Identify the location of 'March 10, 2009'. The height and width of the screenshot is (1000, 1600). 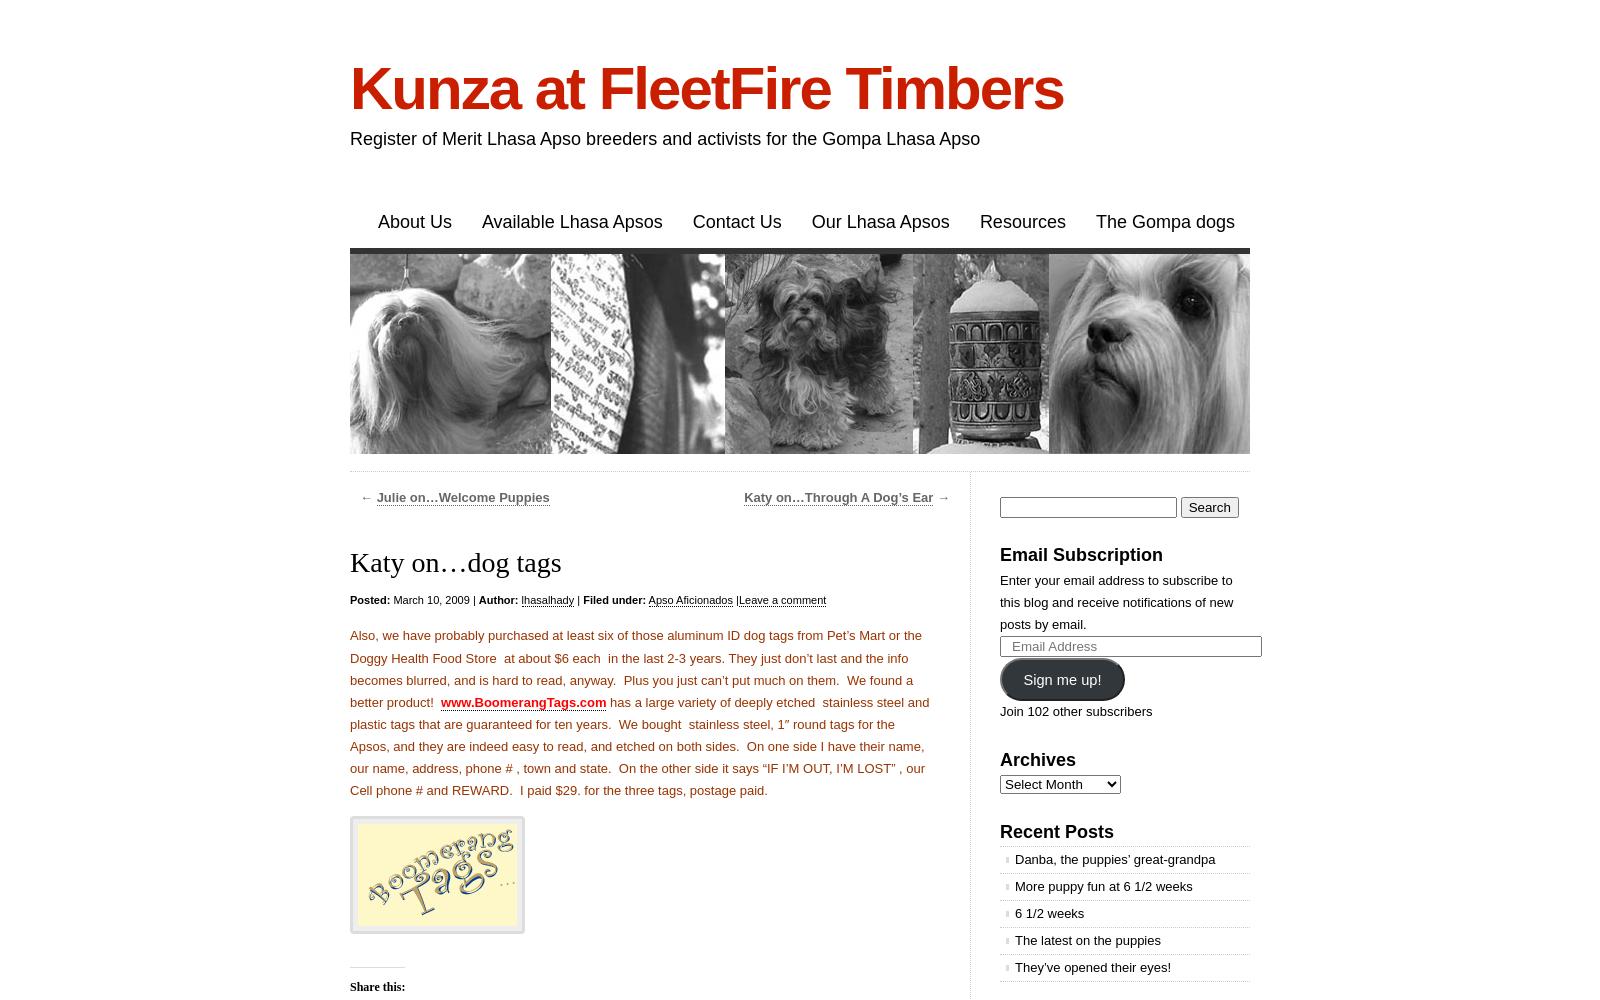
(428, 599).